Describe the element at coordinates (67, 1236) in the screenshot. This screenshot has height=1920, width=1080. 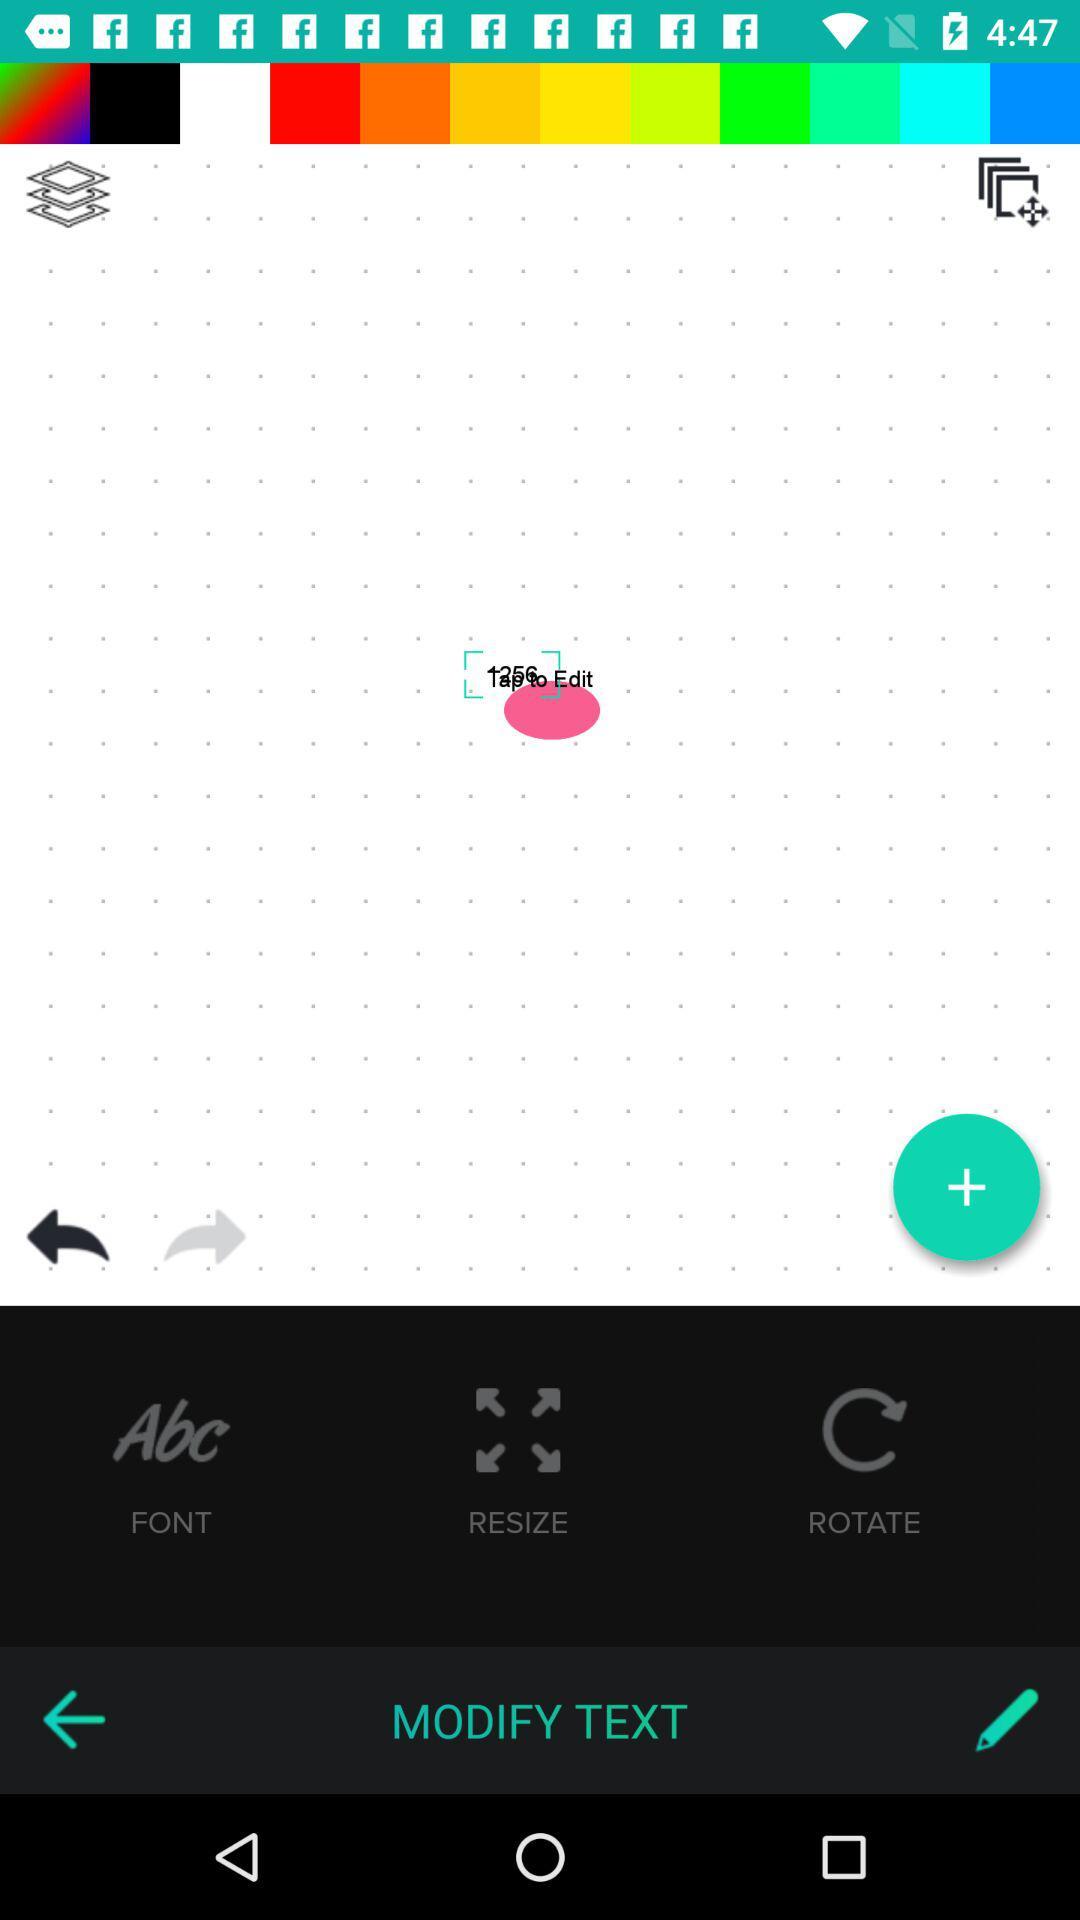
I see `the undo icon` at that location.